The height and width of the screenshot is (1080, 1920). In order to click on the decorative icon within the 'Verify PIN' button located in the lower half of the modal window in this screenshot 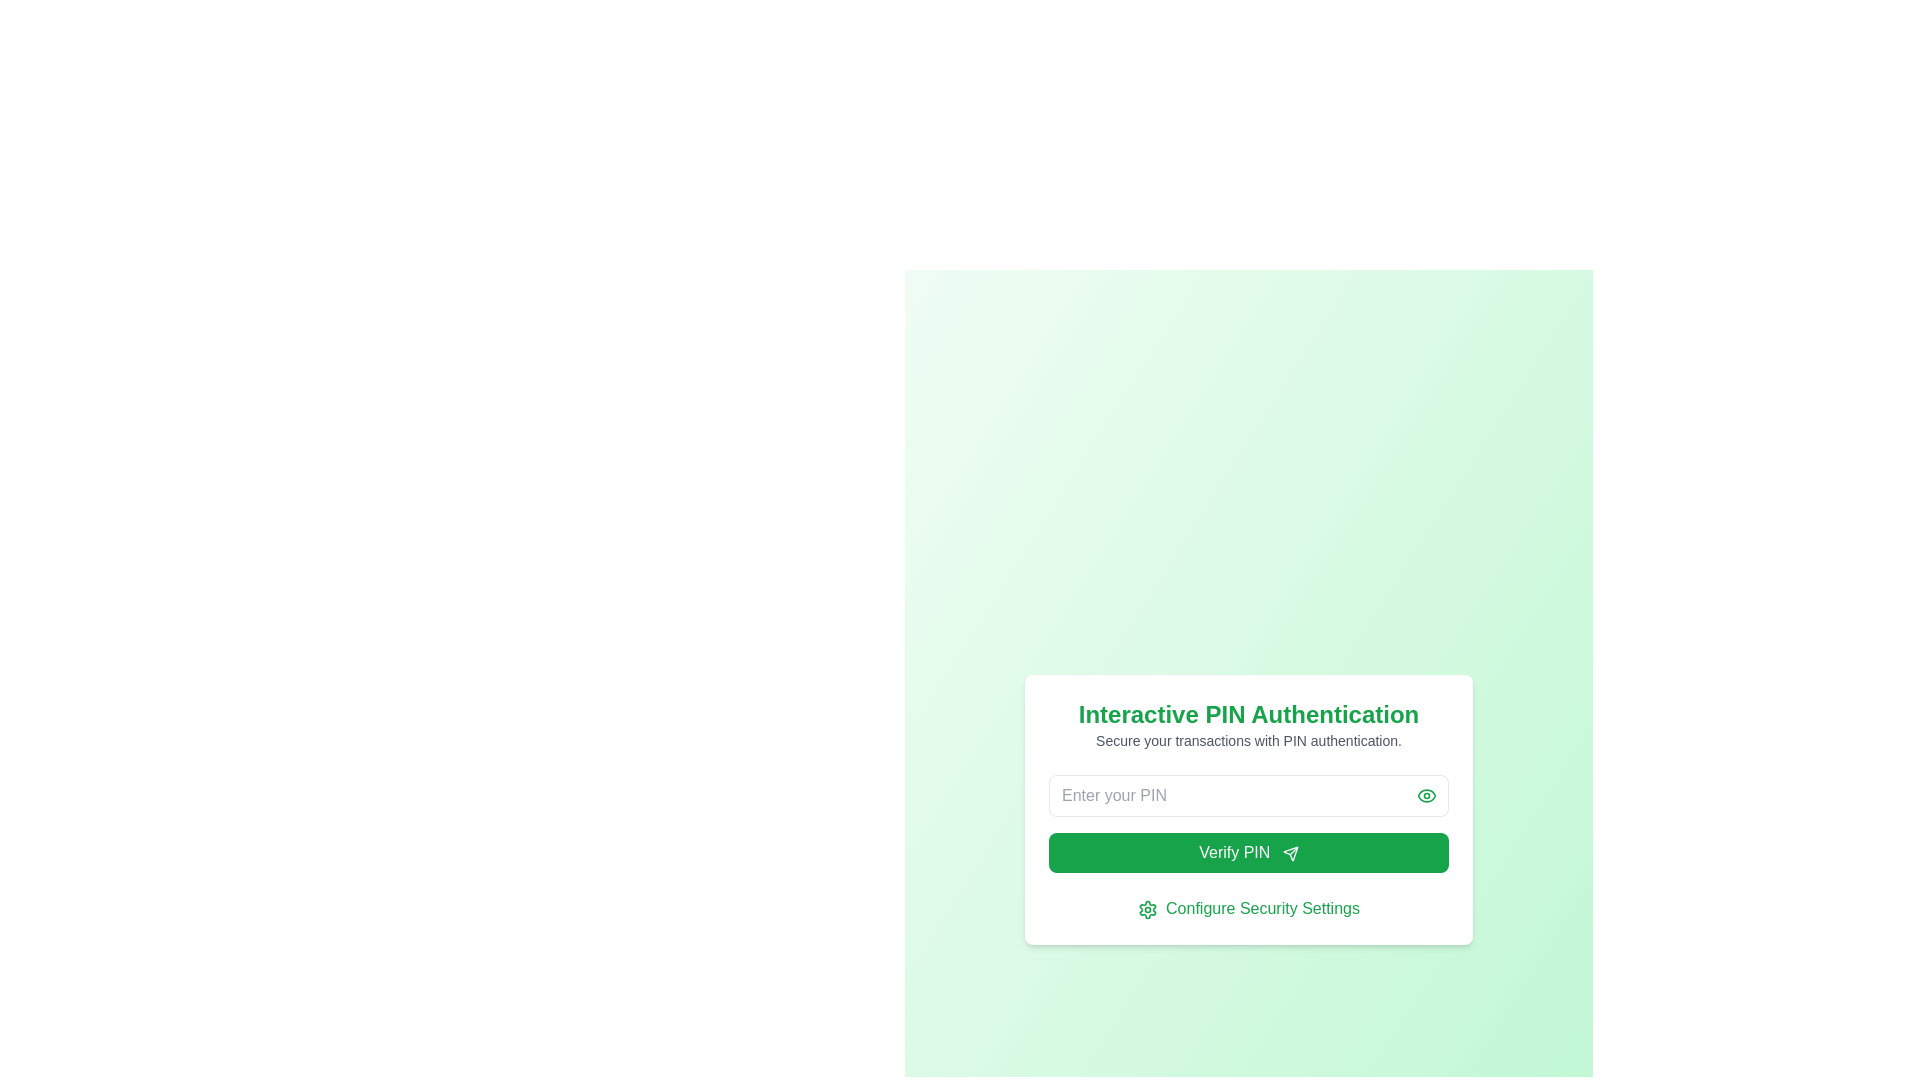, I will do `click(1290, 853)`.